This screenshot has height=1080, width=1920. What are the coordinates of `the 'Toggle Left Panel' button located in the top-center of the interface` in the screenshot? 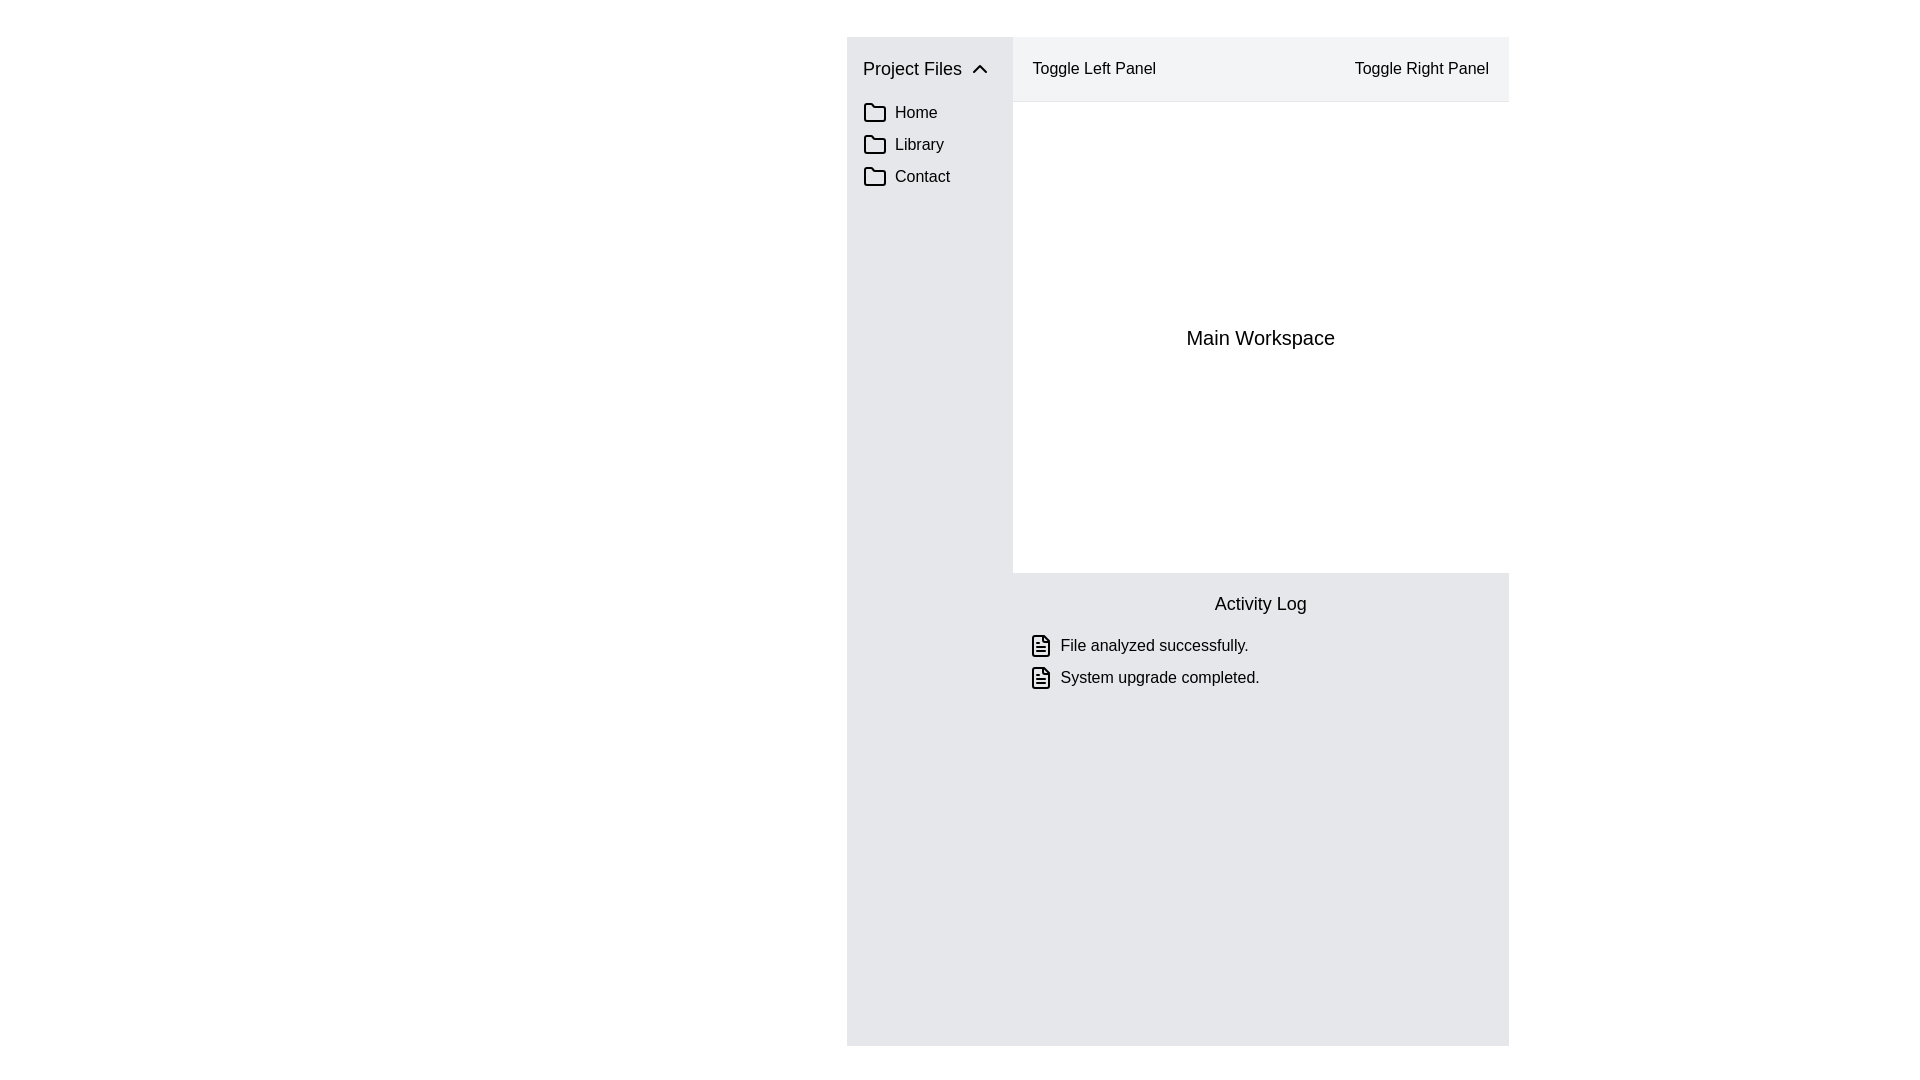 It's located at (1093, 68).